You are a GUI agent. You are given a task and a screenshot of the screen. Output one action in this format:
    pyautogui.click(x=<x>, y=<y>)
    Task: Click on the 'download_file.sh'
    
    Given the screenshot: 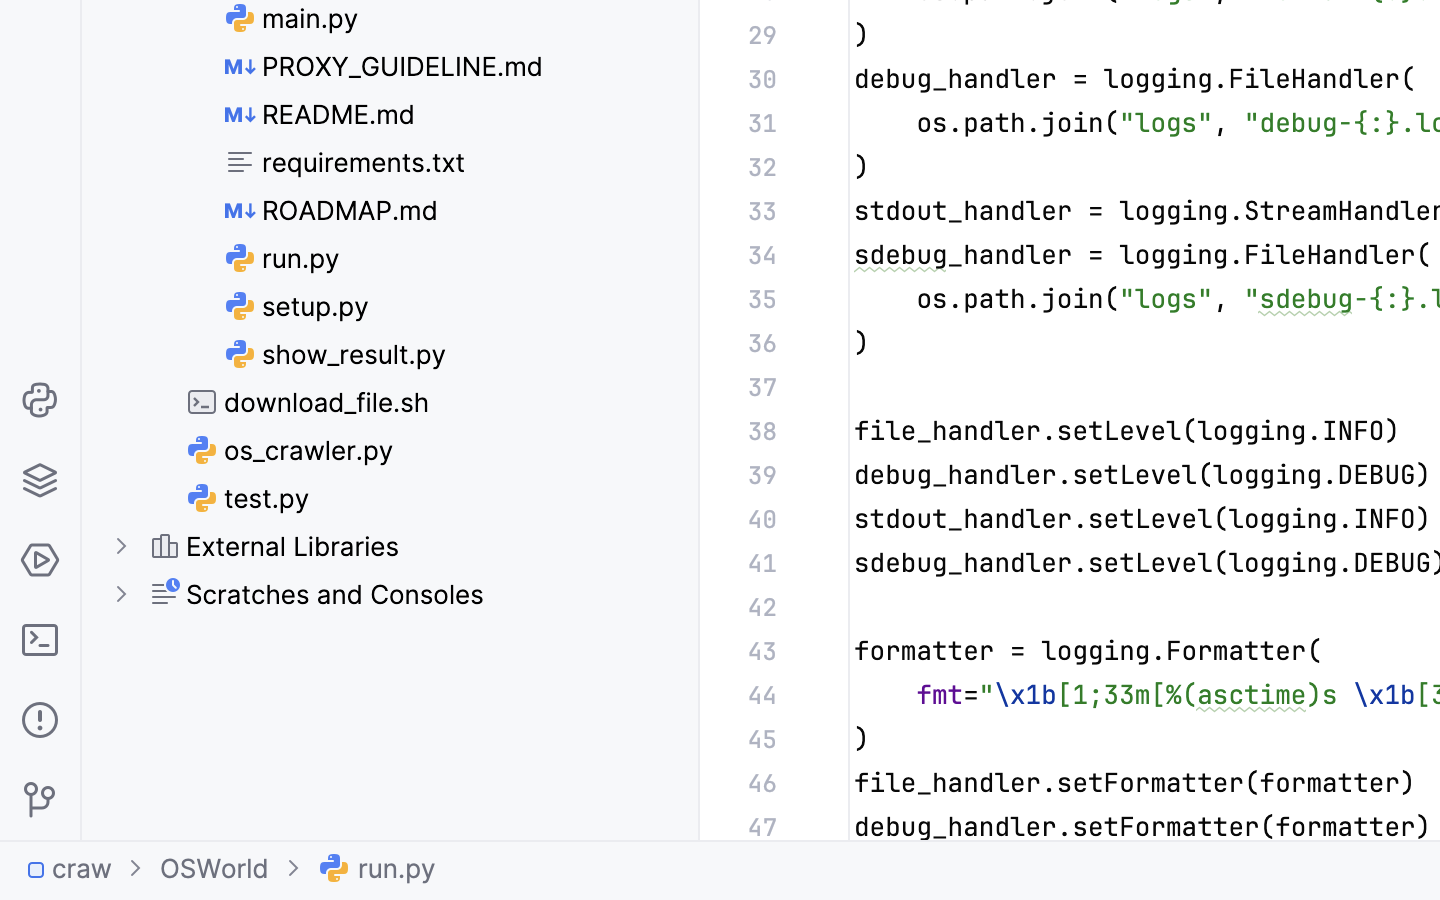 What is the action you would take?
    pyautogui.click(x=309, y=402)
    